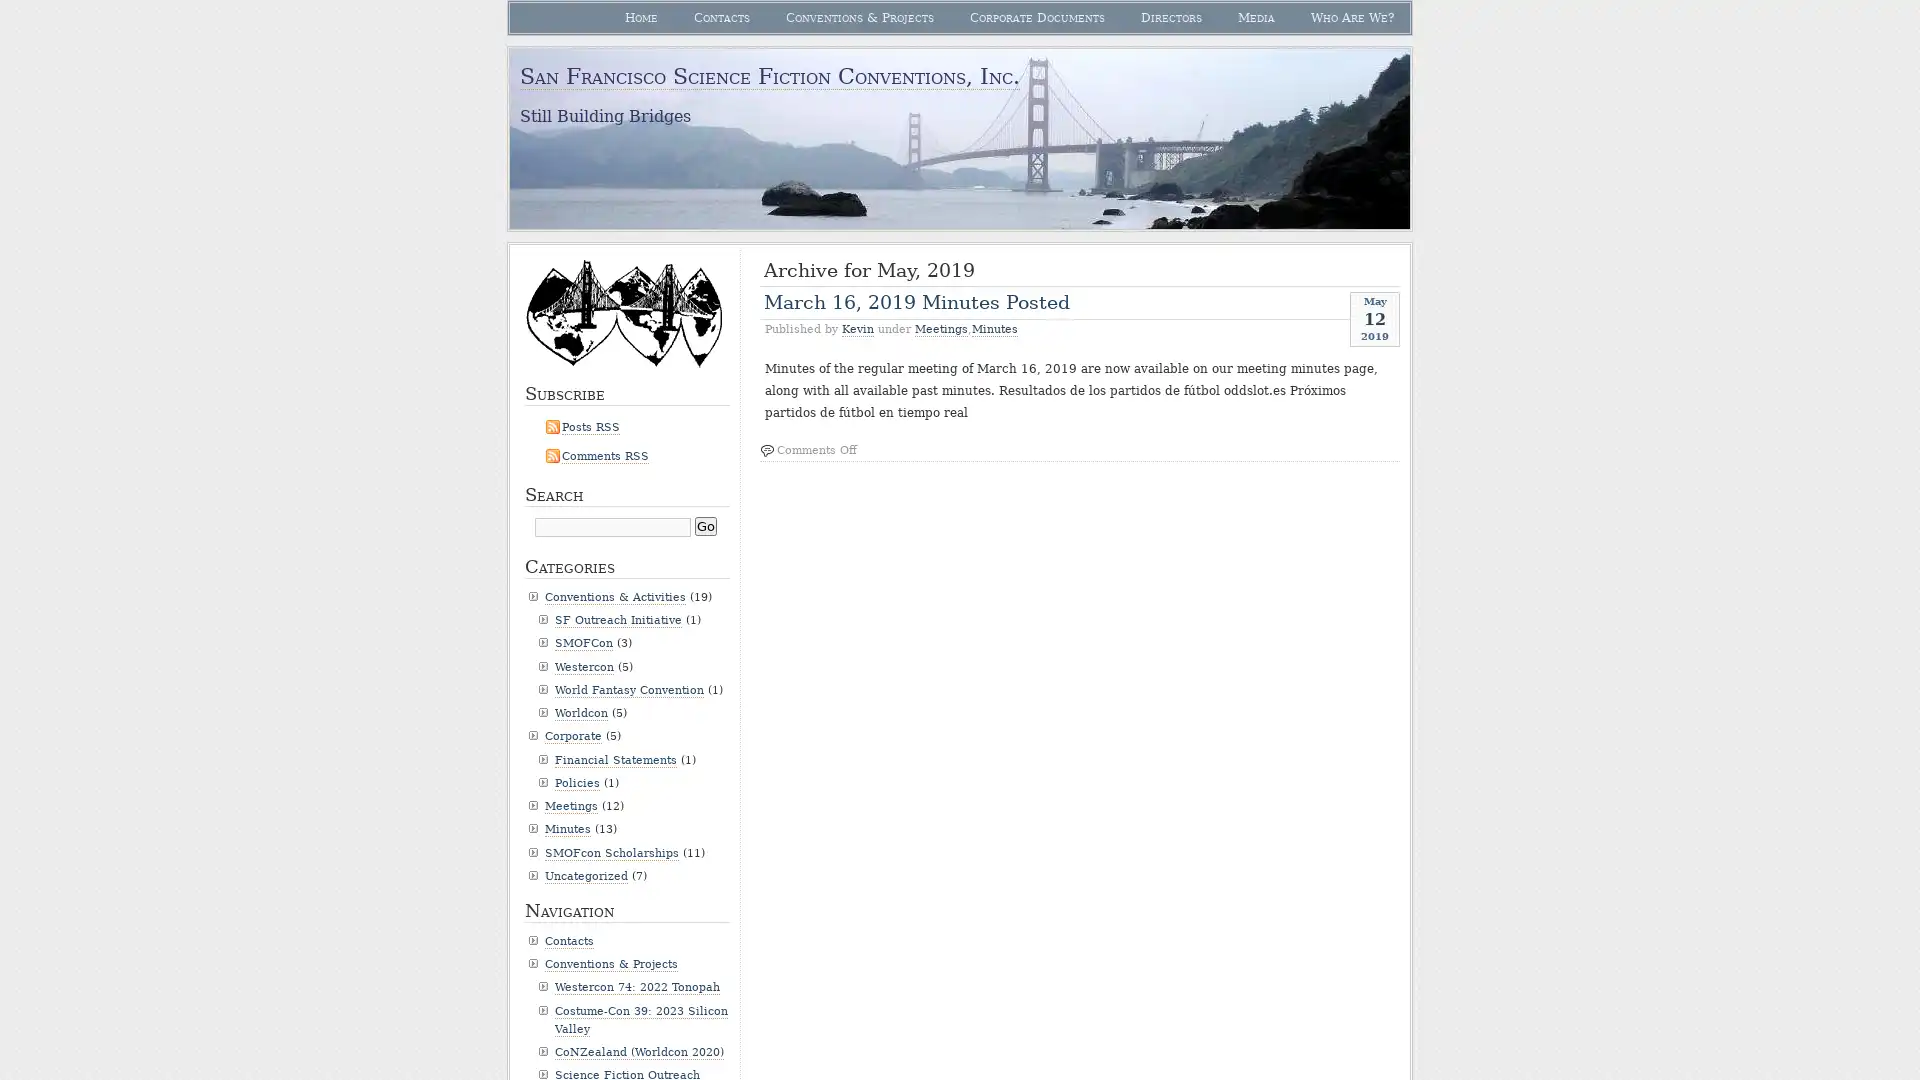 This screenshot has width=1920, height=1080. What do you see at coordinates (705, 524) in the screenshot?
I see `Go` at bounding box center [705, 524].